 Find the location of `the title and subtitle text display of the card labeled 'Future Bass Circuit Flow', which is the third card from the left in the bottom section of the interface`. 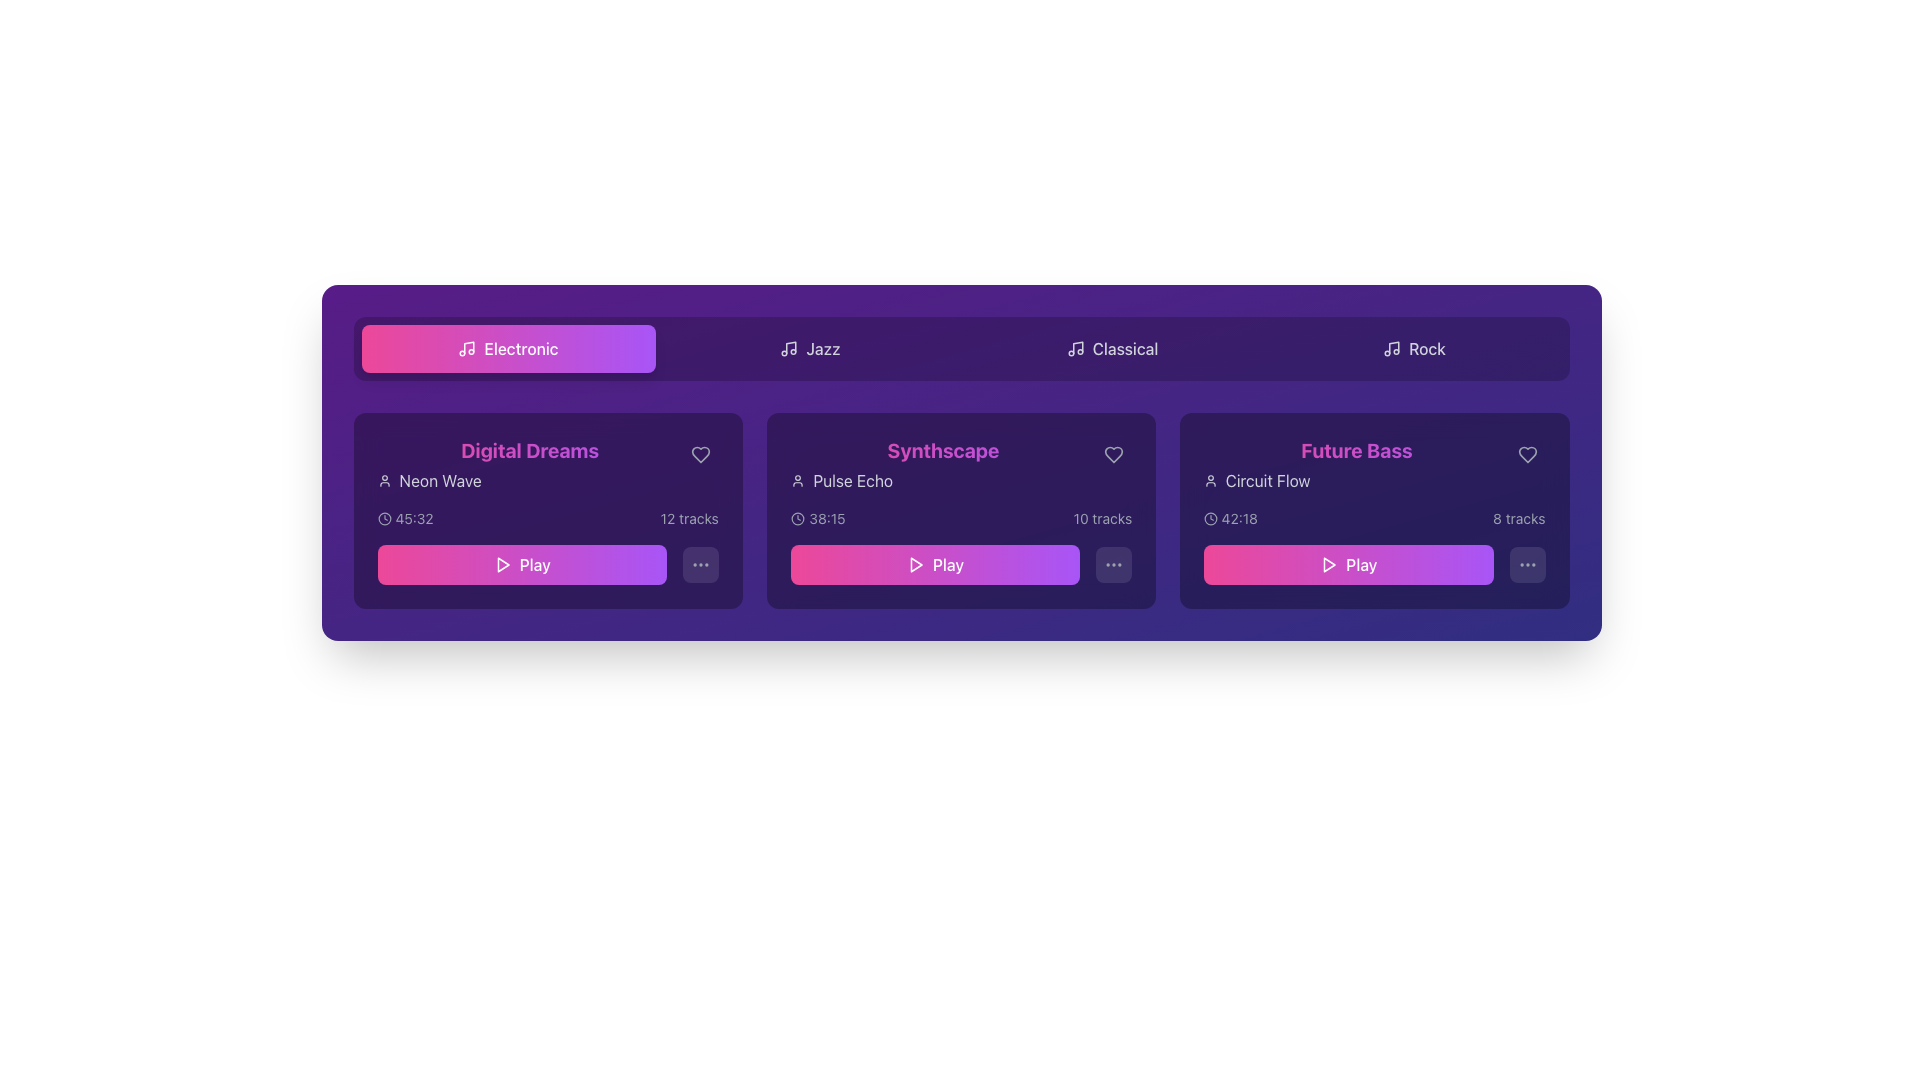

the title and subtitle text display of the card labeled 'Future Bass Circuit Flow', which is the third card from the left in the bottom section of the interface is located at coordinates (1373, 465).